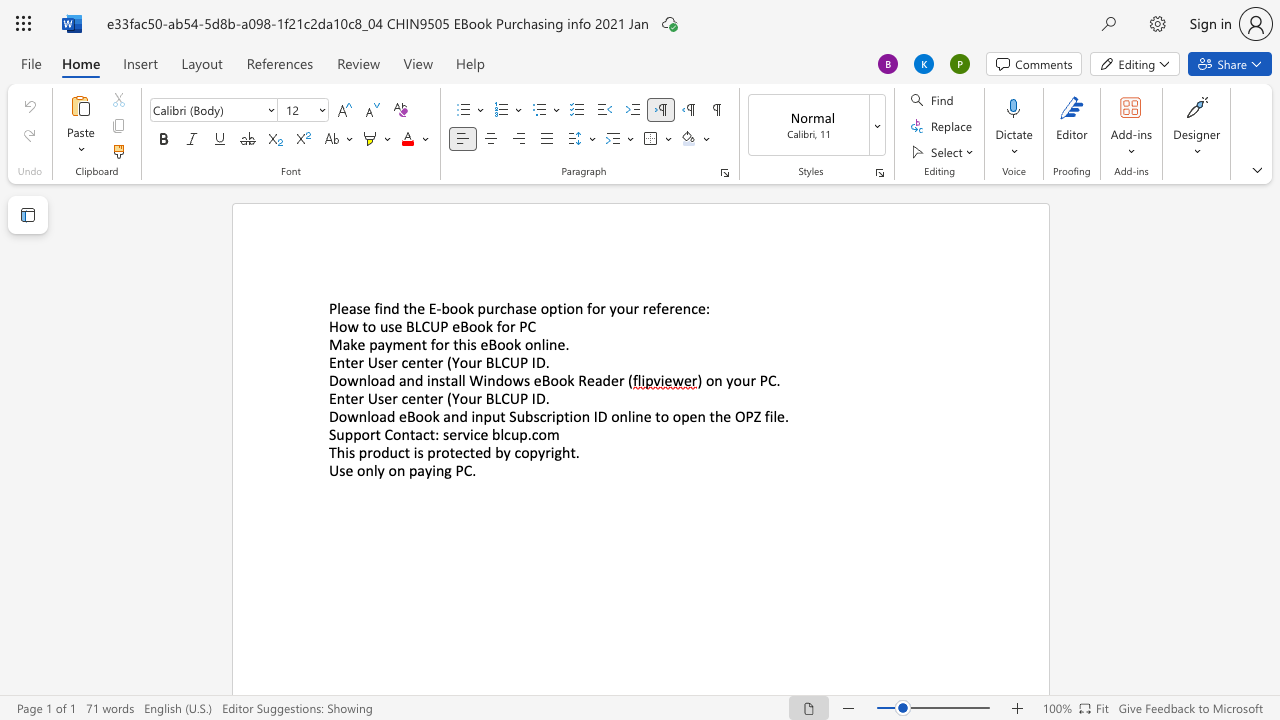 Image resolution: width=1280 pixels, height=720 pixels. I want to click on the subset text "k purch" within the text "Please find the E-book purchase", so click(465, 308).